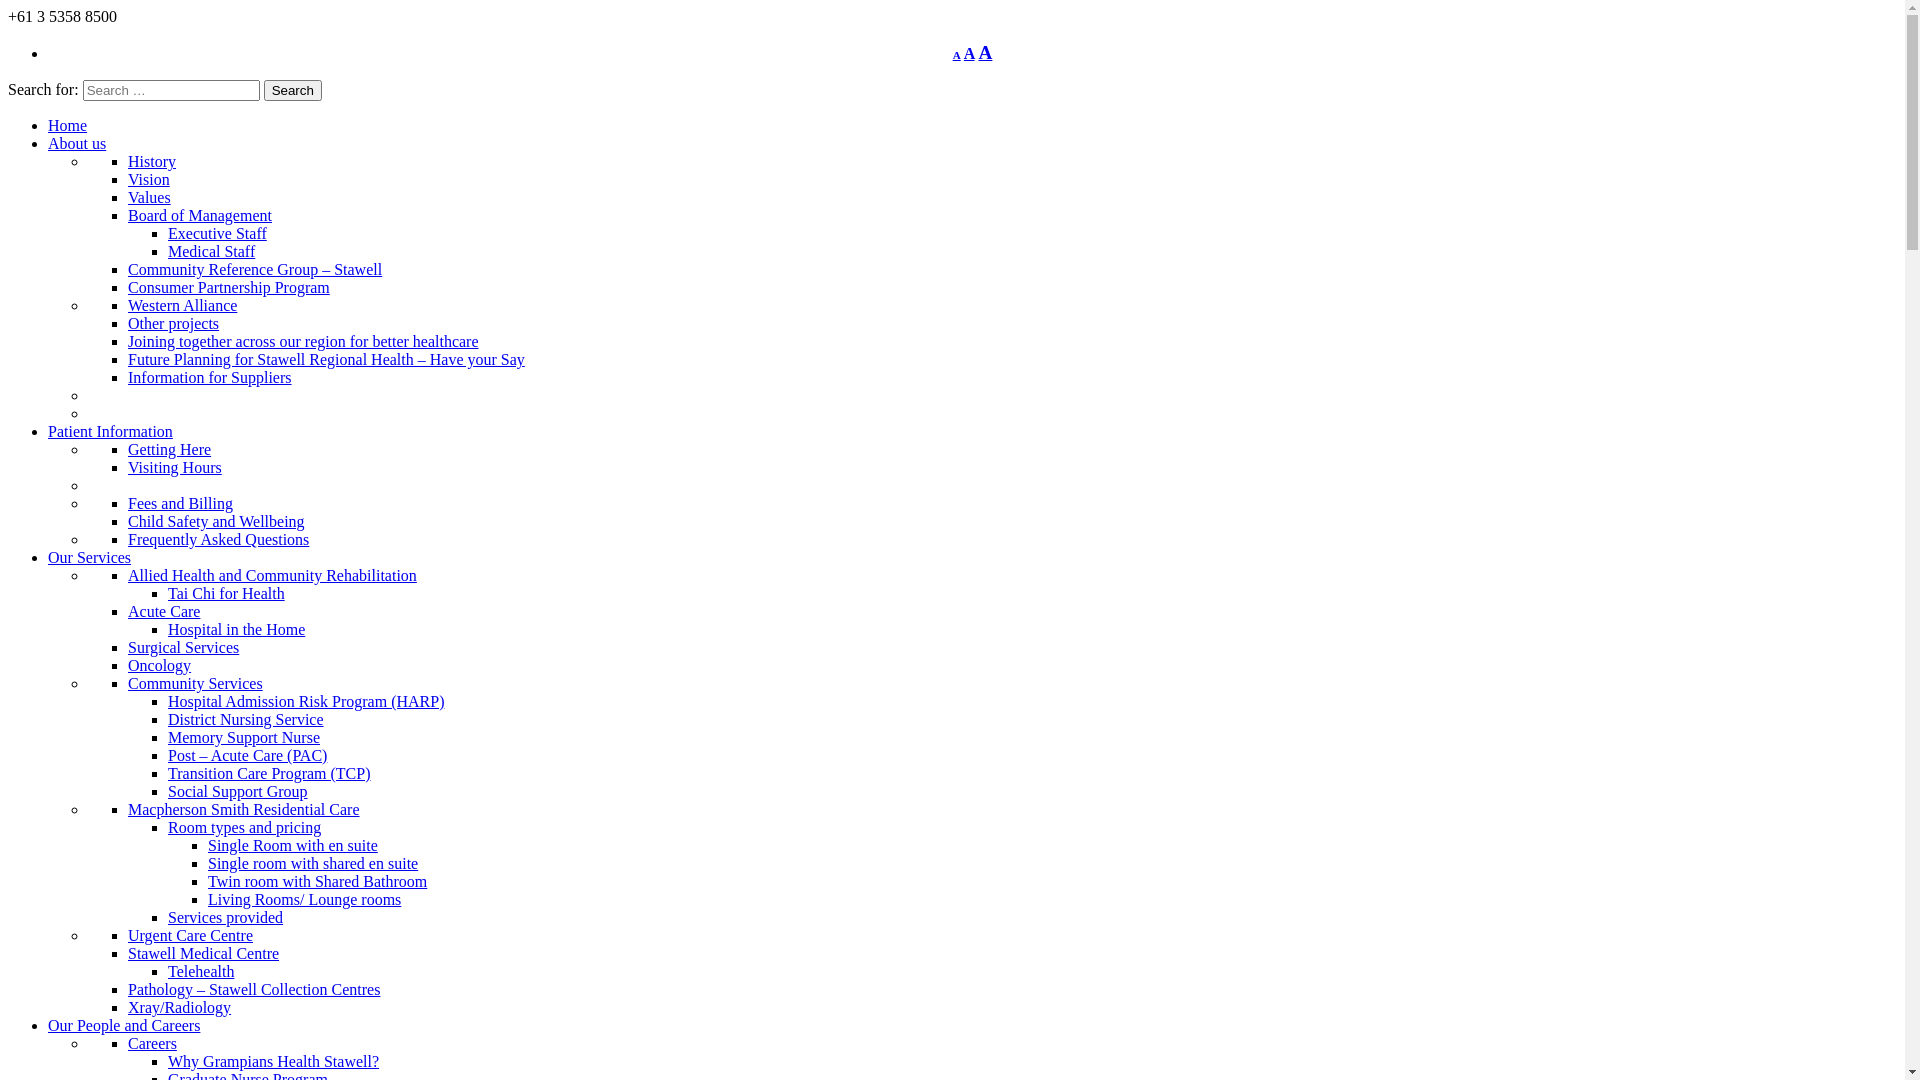  I want to click on 'Child Safety and Wellbeing', so click(127, 520).